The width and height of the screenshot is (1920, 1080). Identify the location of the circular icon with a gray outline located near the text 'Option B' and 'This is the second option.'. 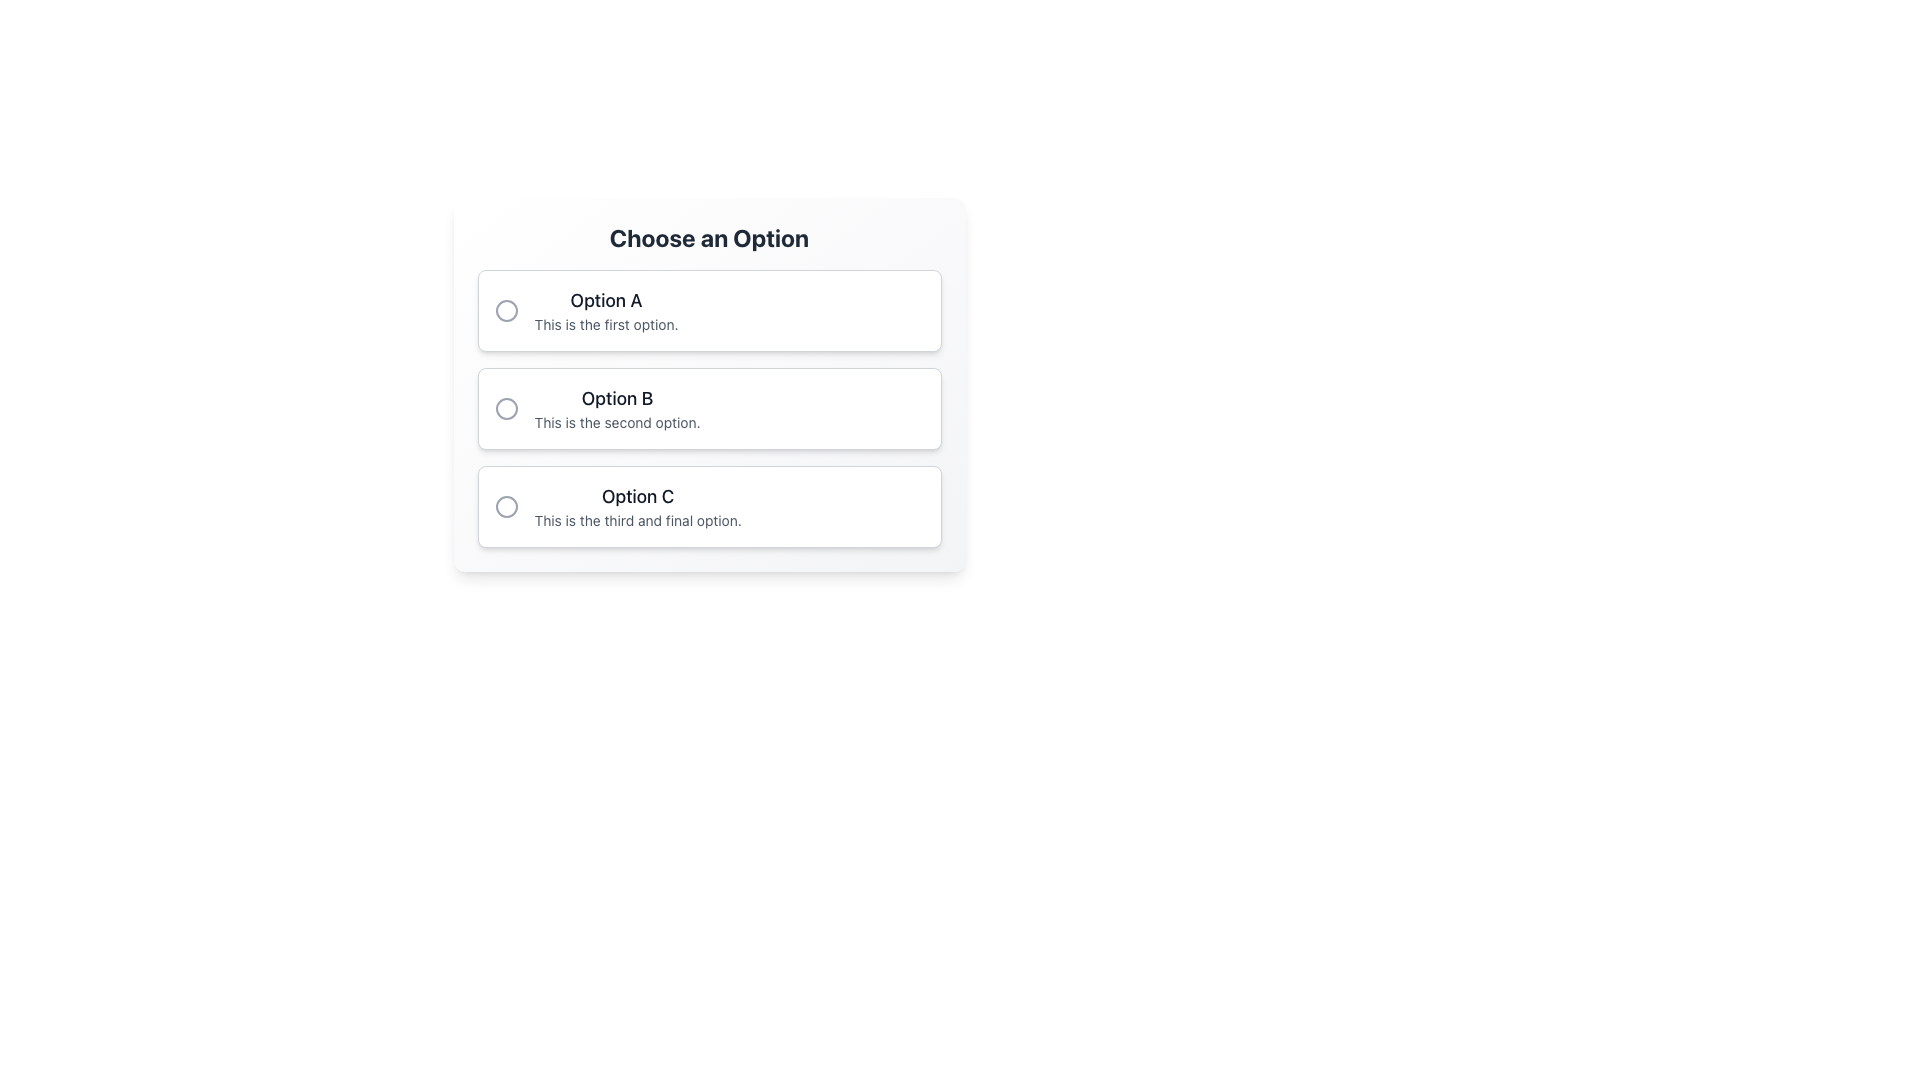
(506, 407).